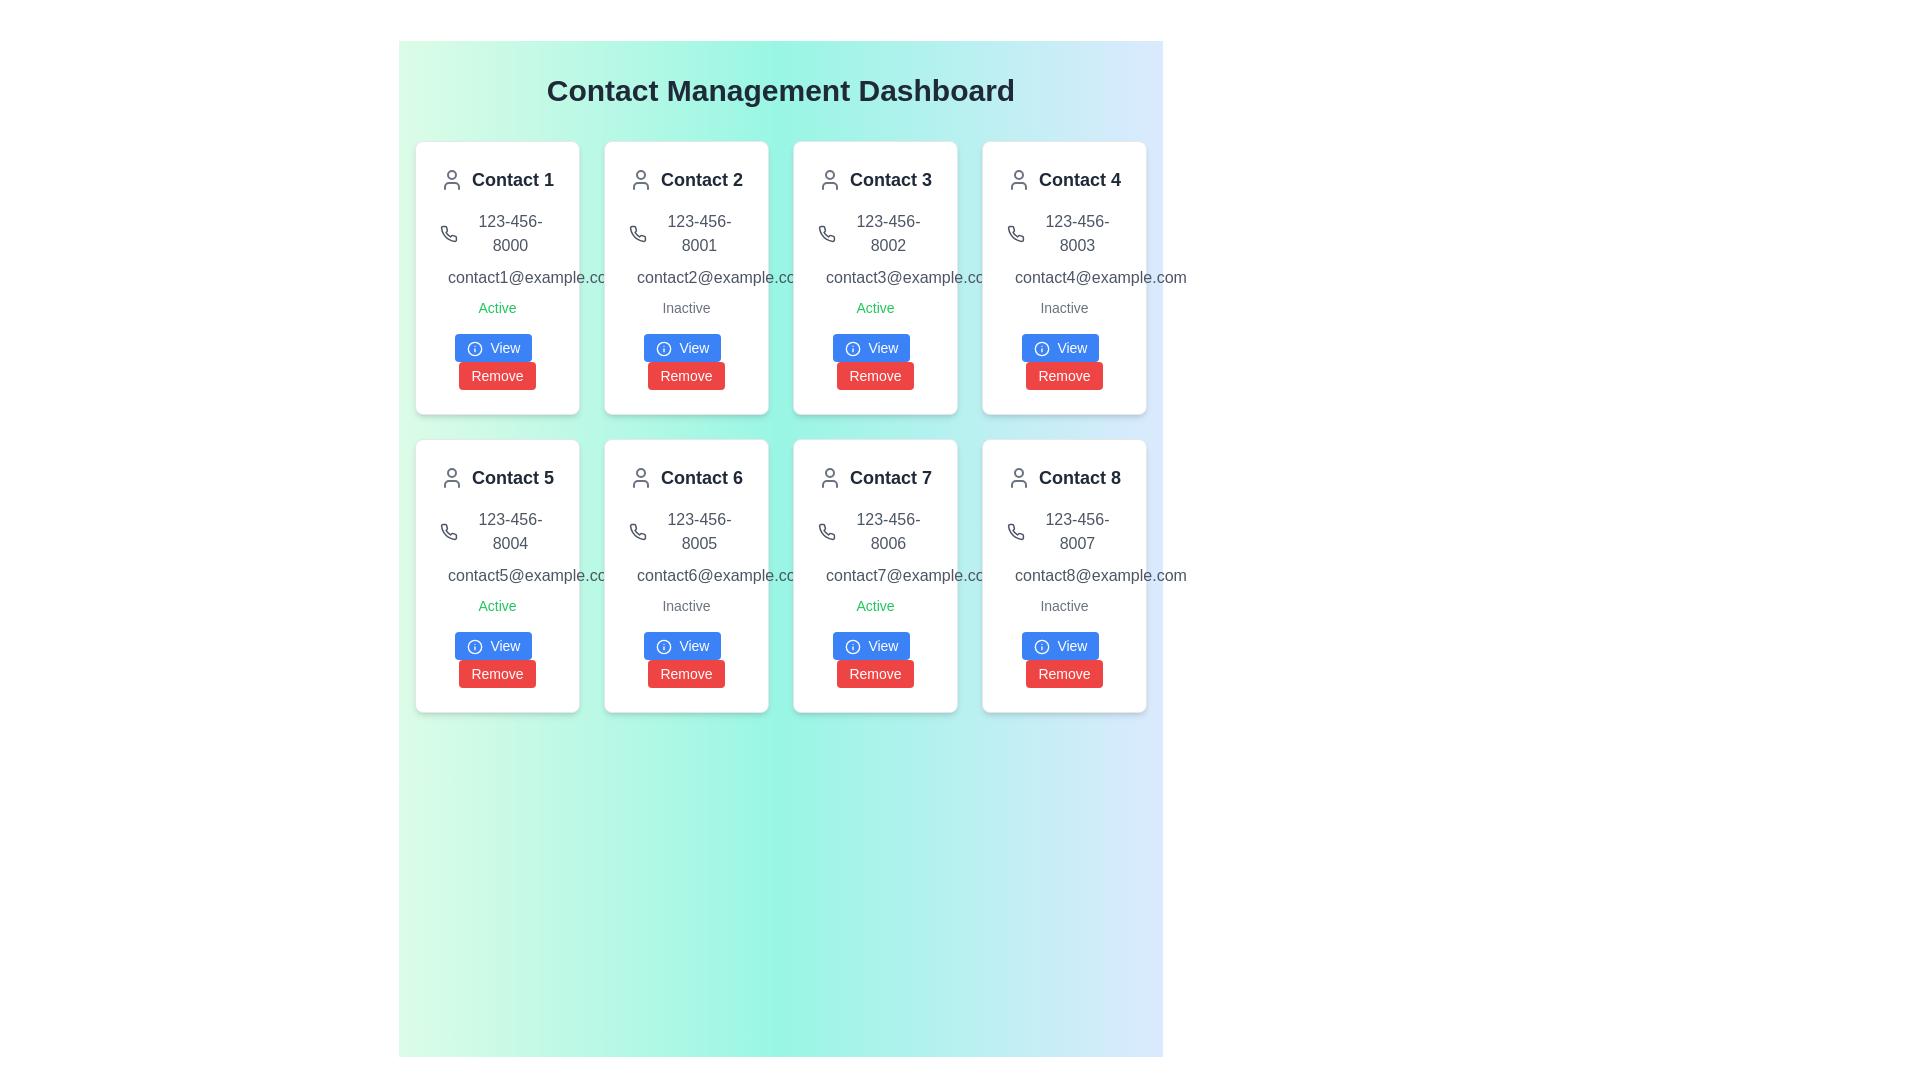 This screenshot has width=1920, height=1080. What do you see at coordinates (686, 362) in the screenshot?
I see `the 'Remove' button, which is the red button with white text located at the bottom of the card for 'Contact 2'` at bounding box center [686, 362].